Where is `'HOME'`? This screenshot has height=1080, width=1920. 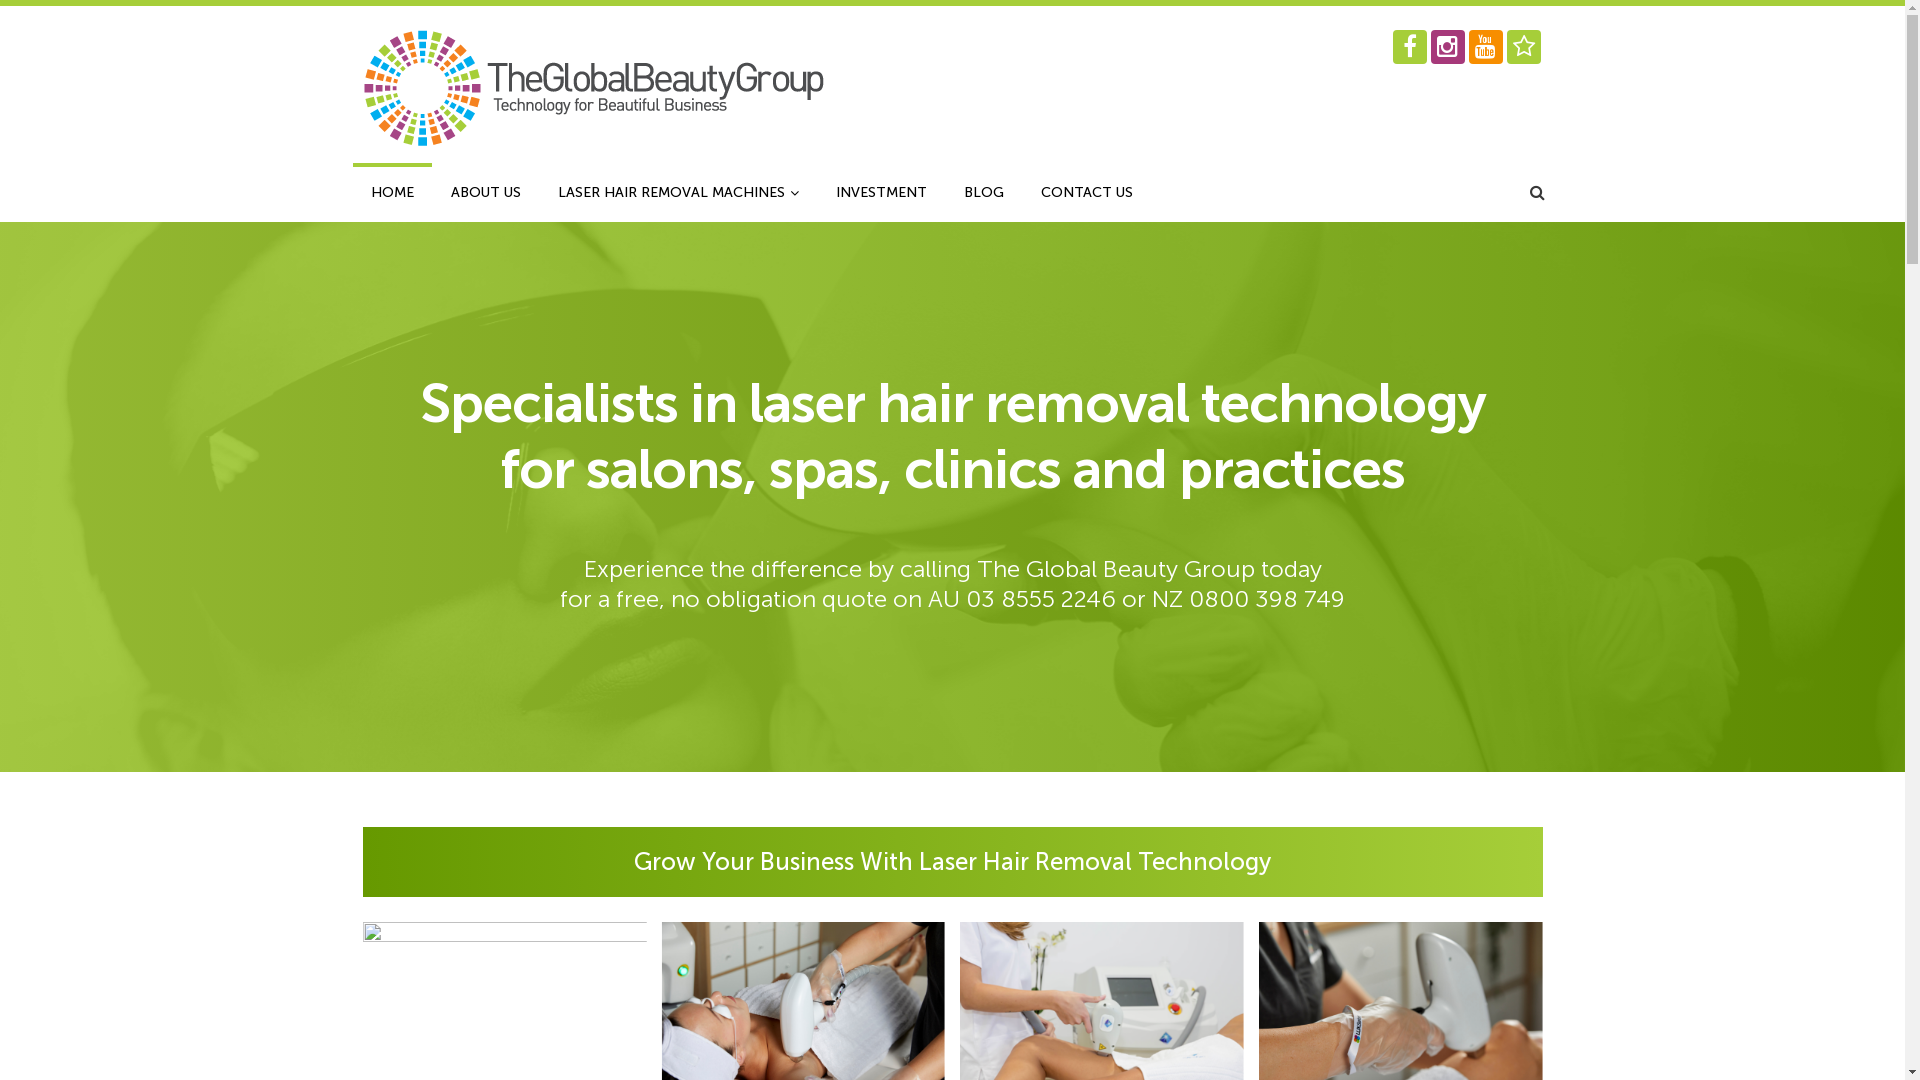 'HOME' is located at coordinates (391, 192).